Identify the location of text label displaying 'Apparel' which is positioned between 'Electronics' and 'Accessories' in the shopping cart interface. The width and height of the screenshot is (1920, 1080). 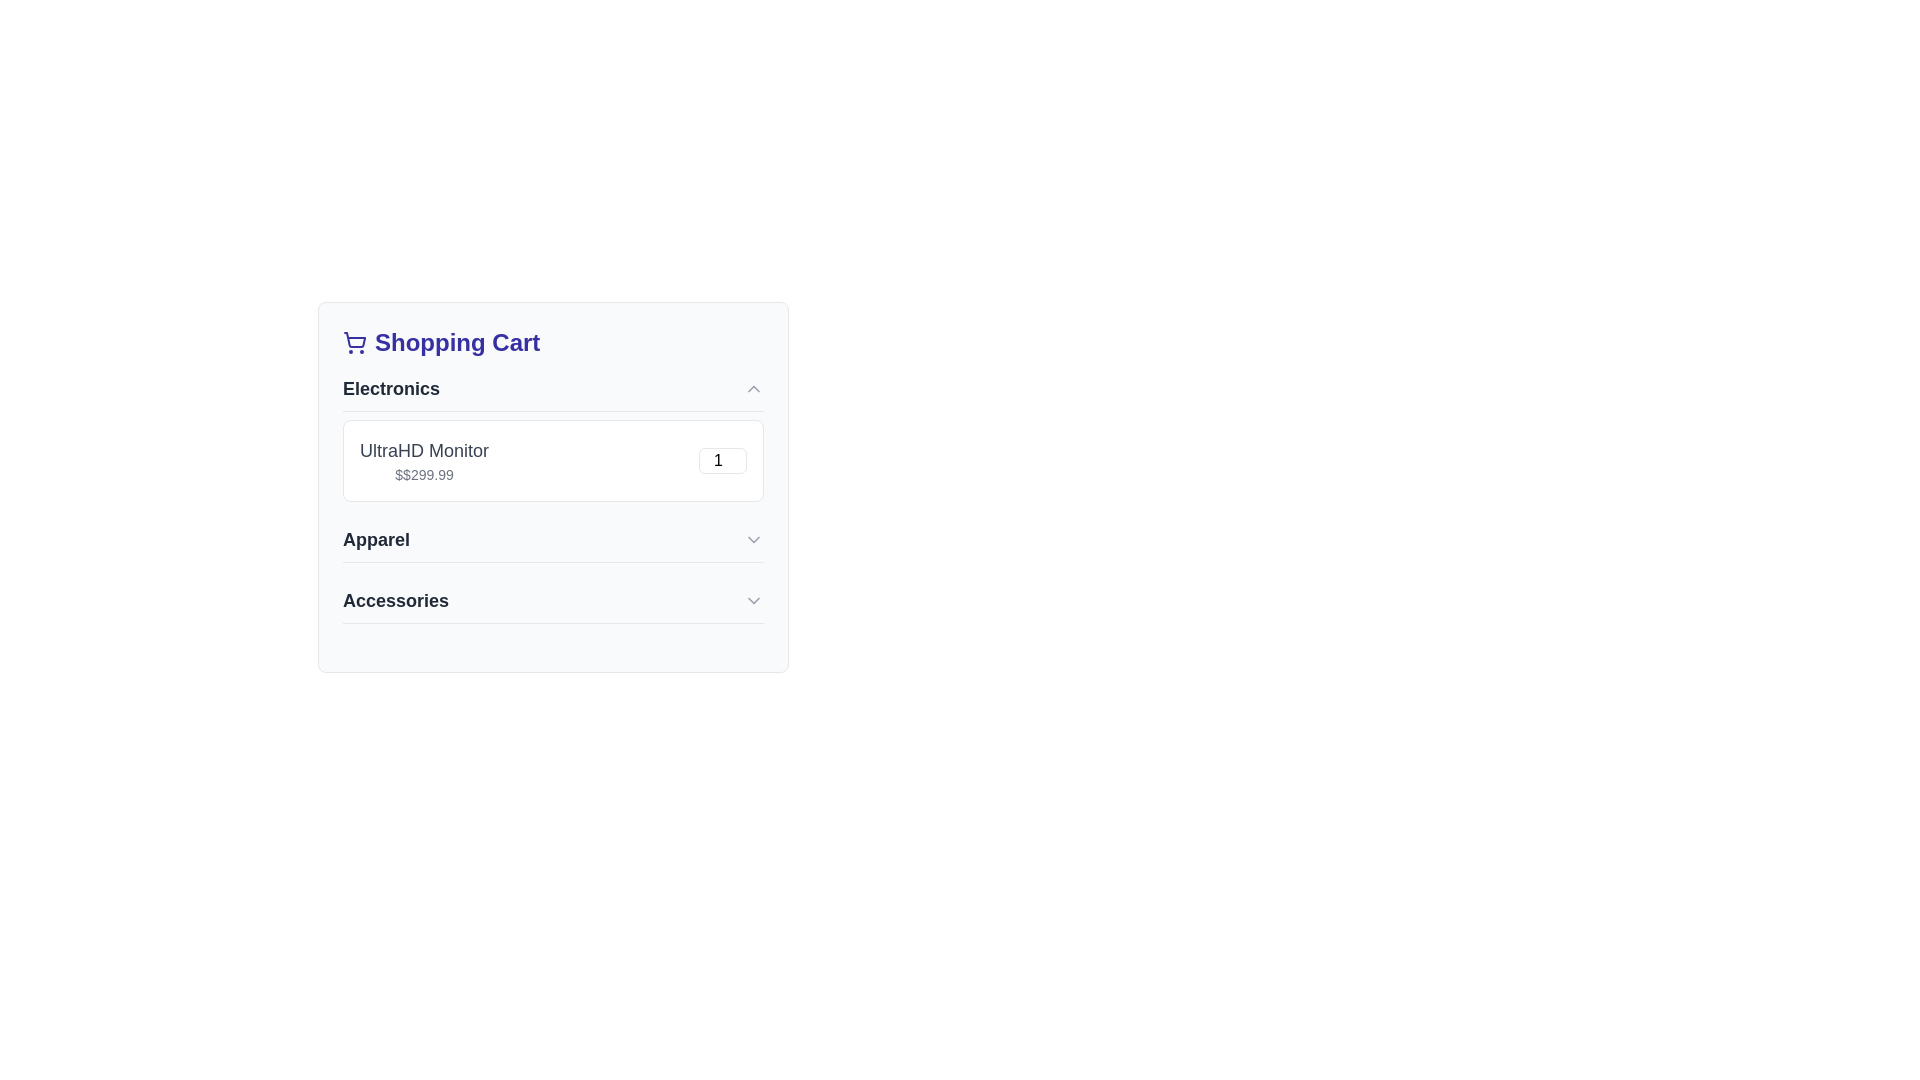
(376, 540).